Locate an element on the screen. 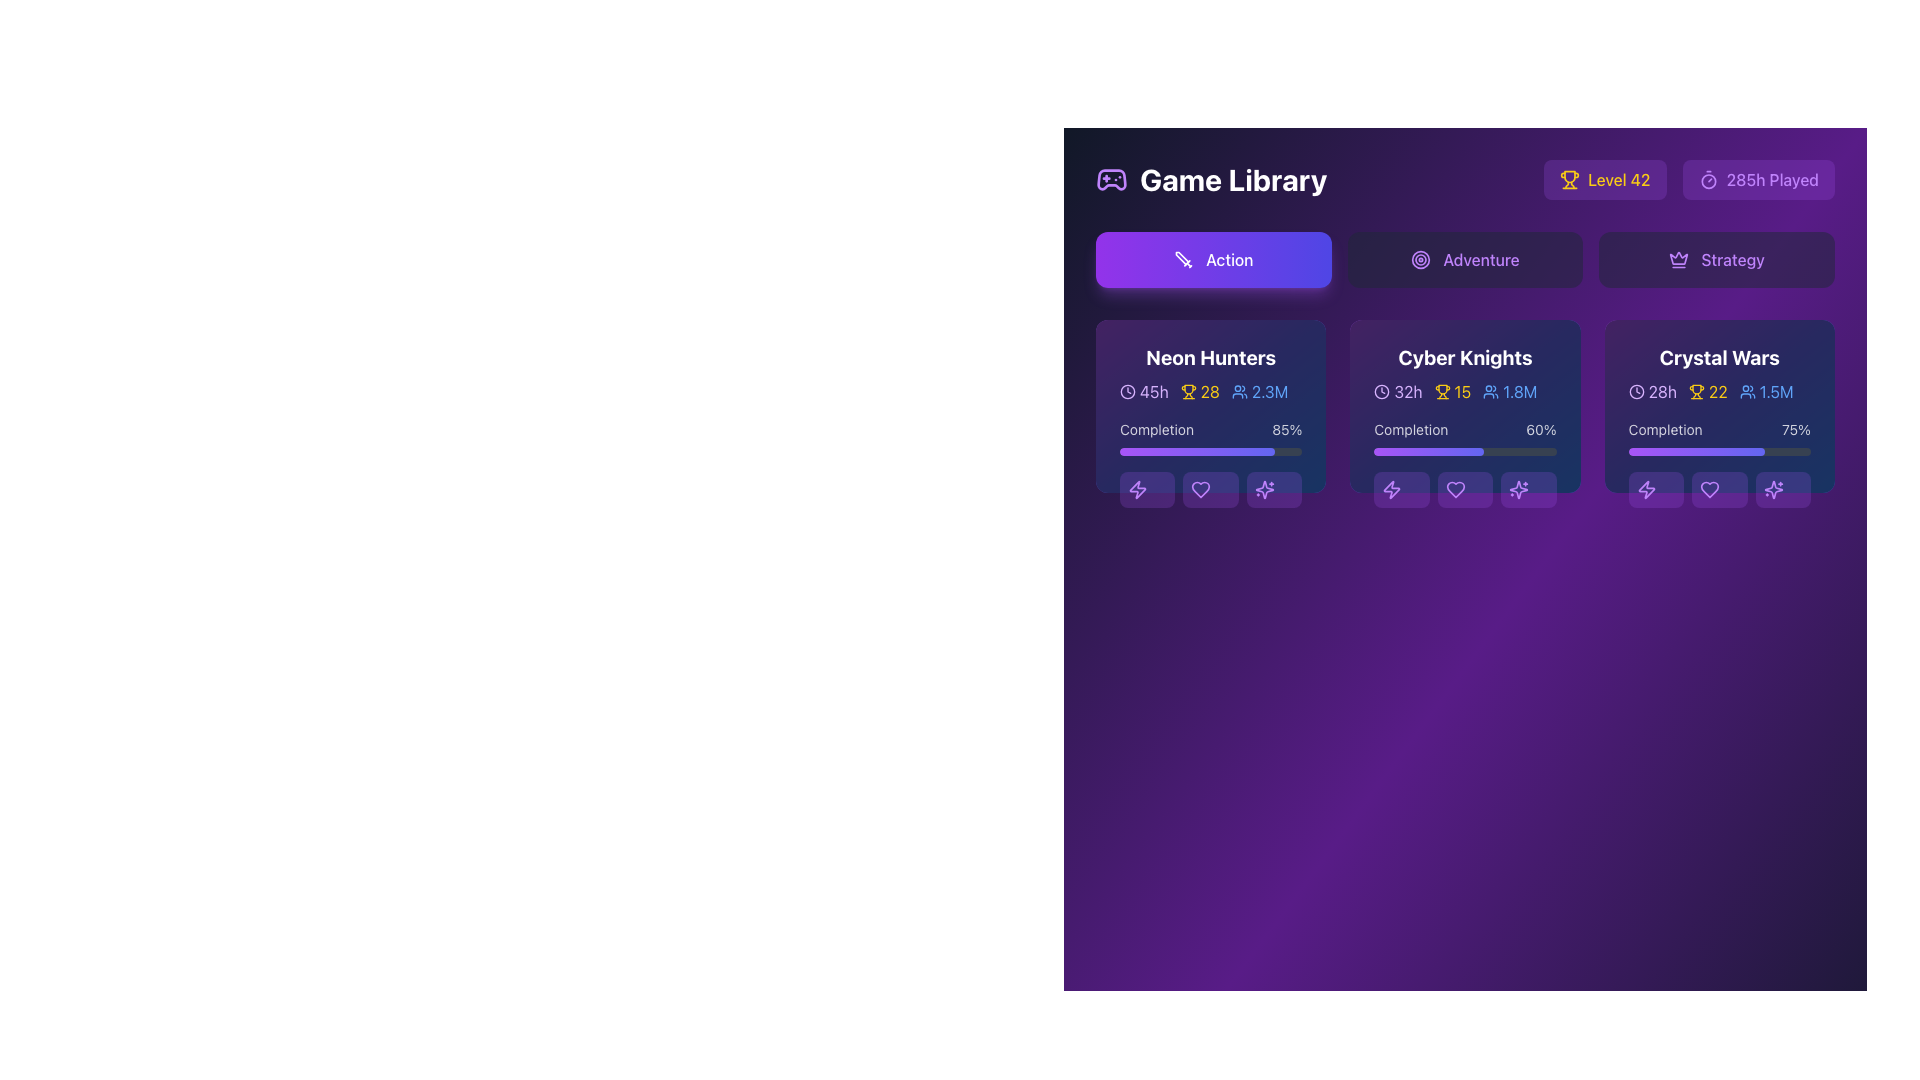  the circular SVG graphic element representing part of a clock icon located in the top-right corner of the UI segment for game information is located at coordinates (1128, 392).